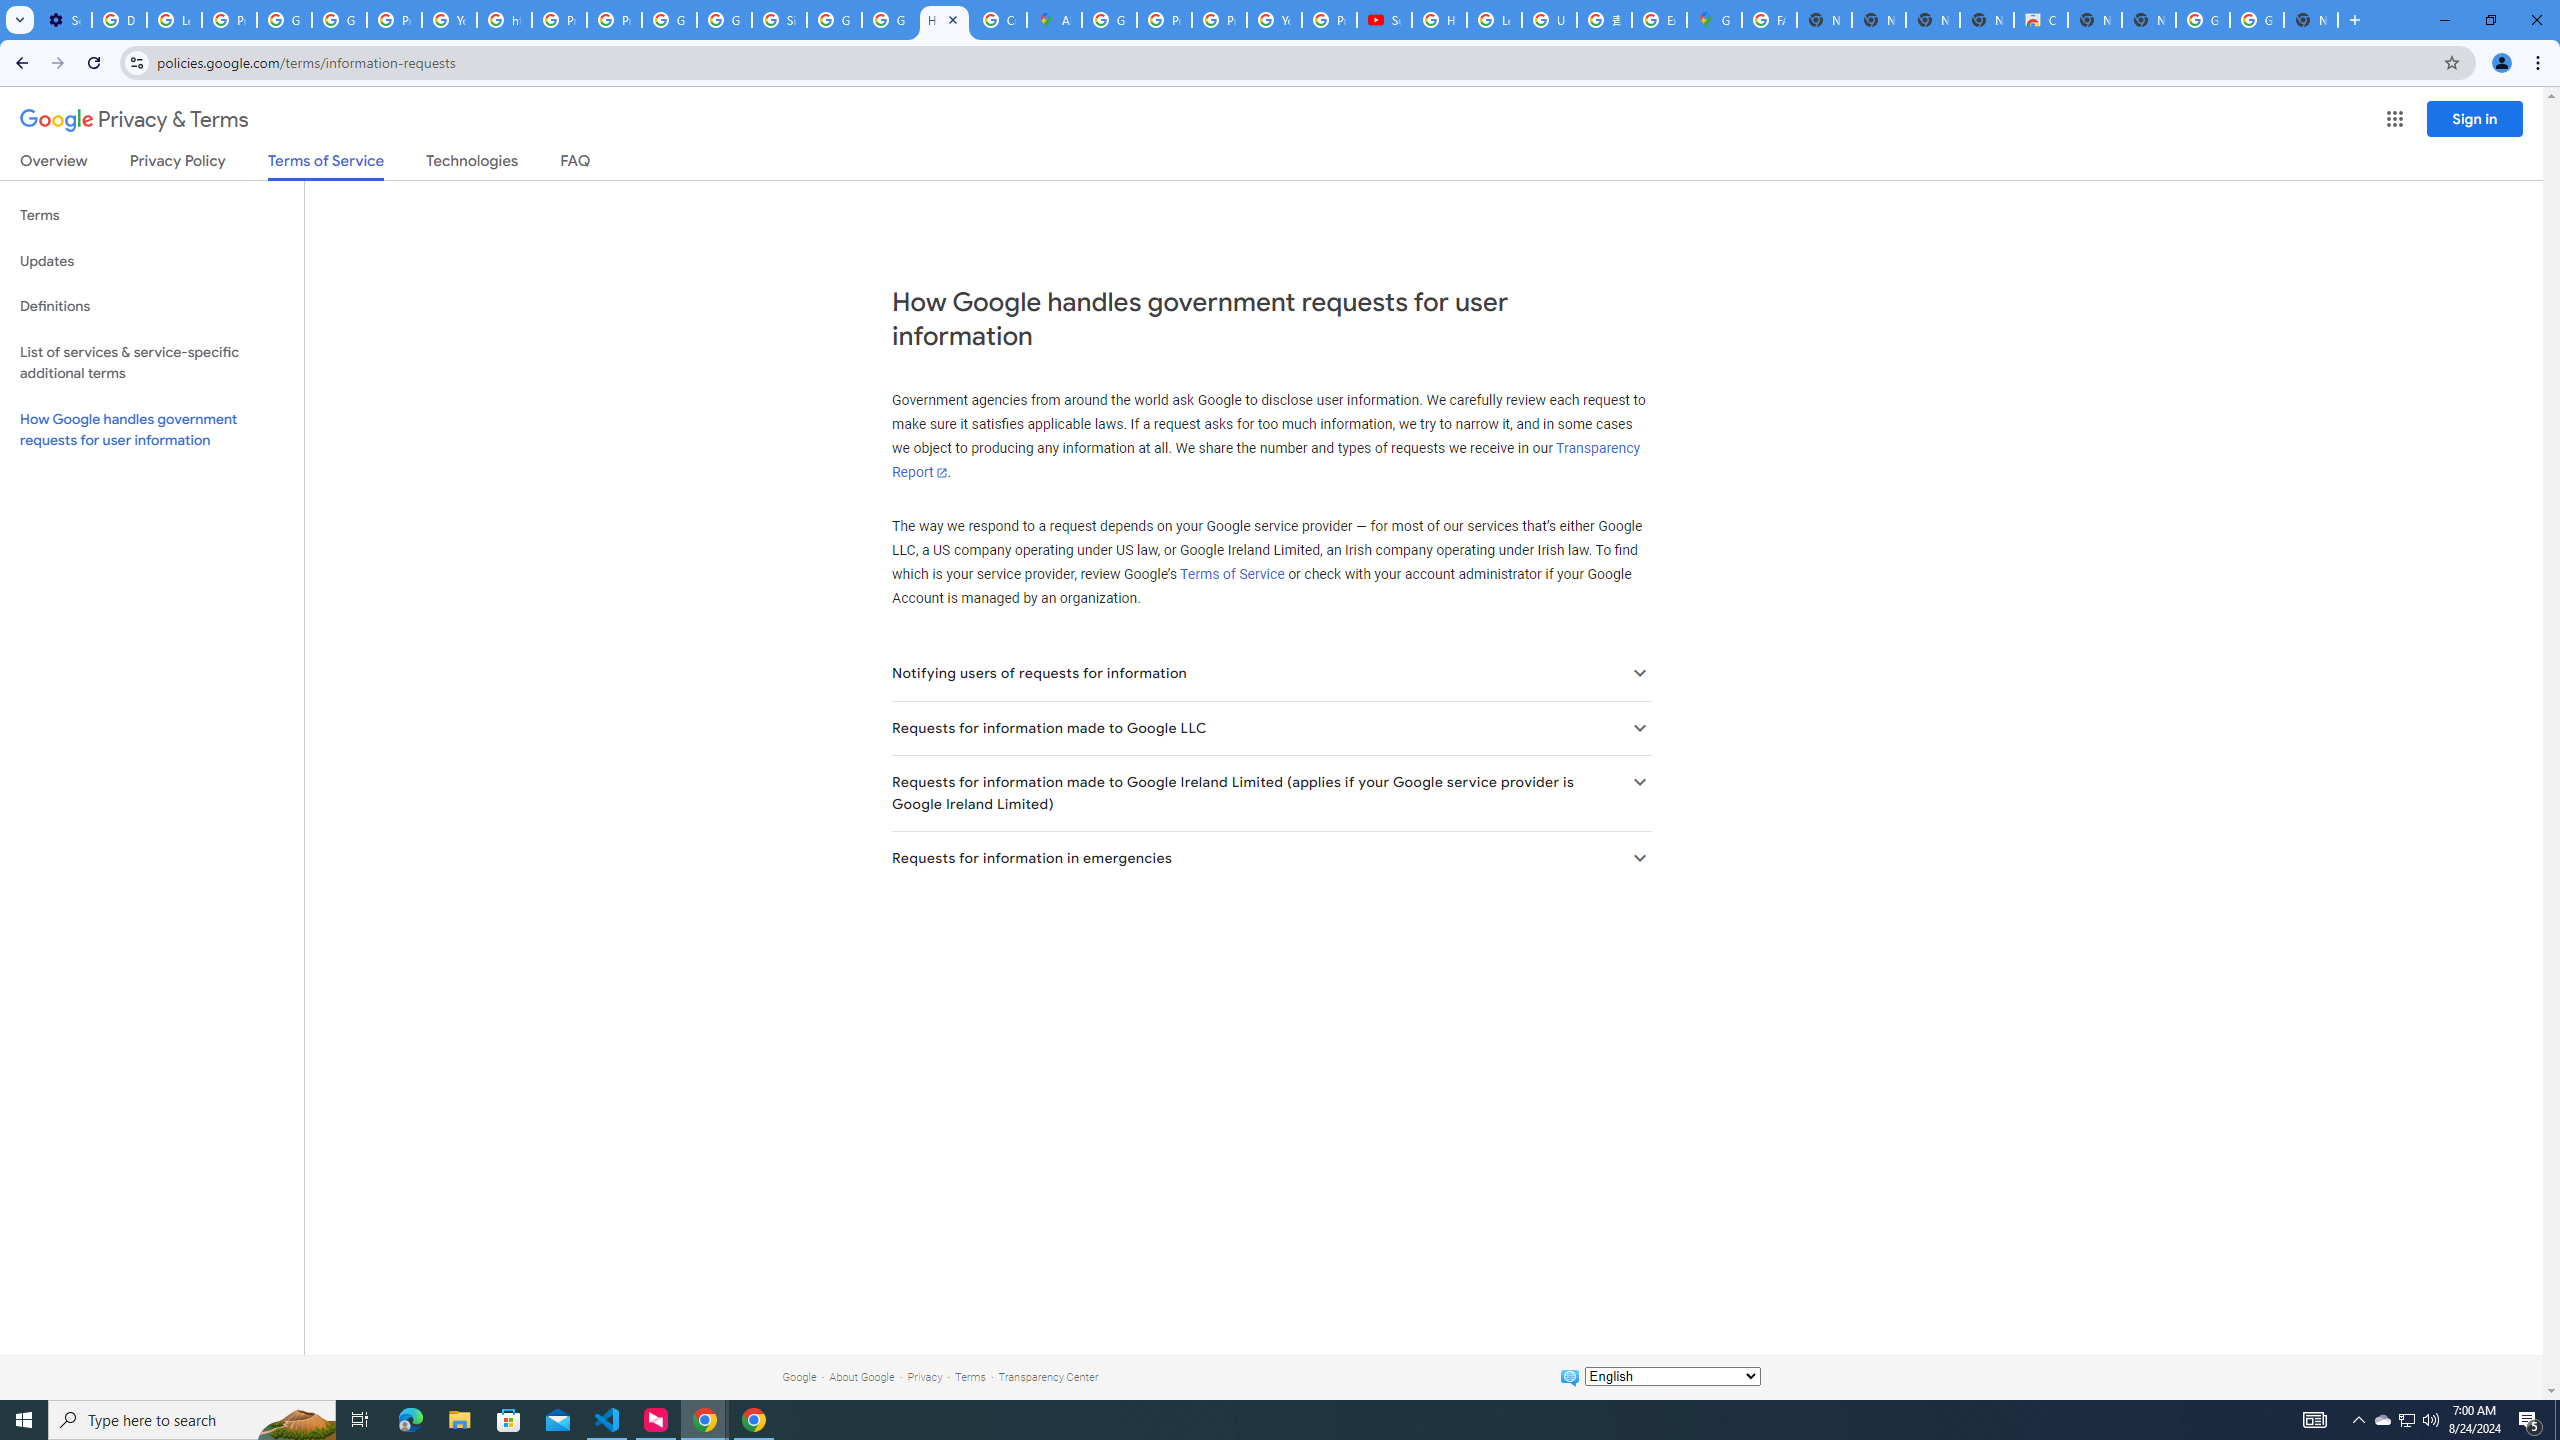 Image resolution: width=2560 pixels, height=1440 pixels. What do you see at coordinates (2201, 19) in the screenshot?
I see `'Google Images'` at bounding box center [2201, 19].